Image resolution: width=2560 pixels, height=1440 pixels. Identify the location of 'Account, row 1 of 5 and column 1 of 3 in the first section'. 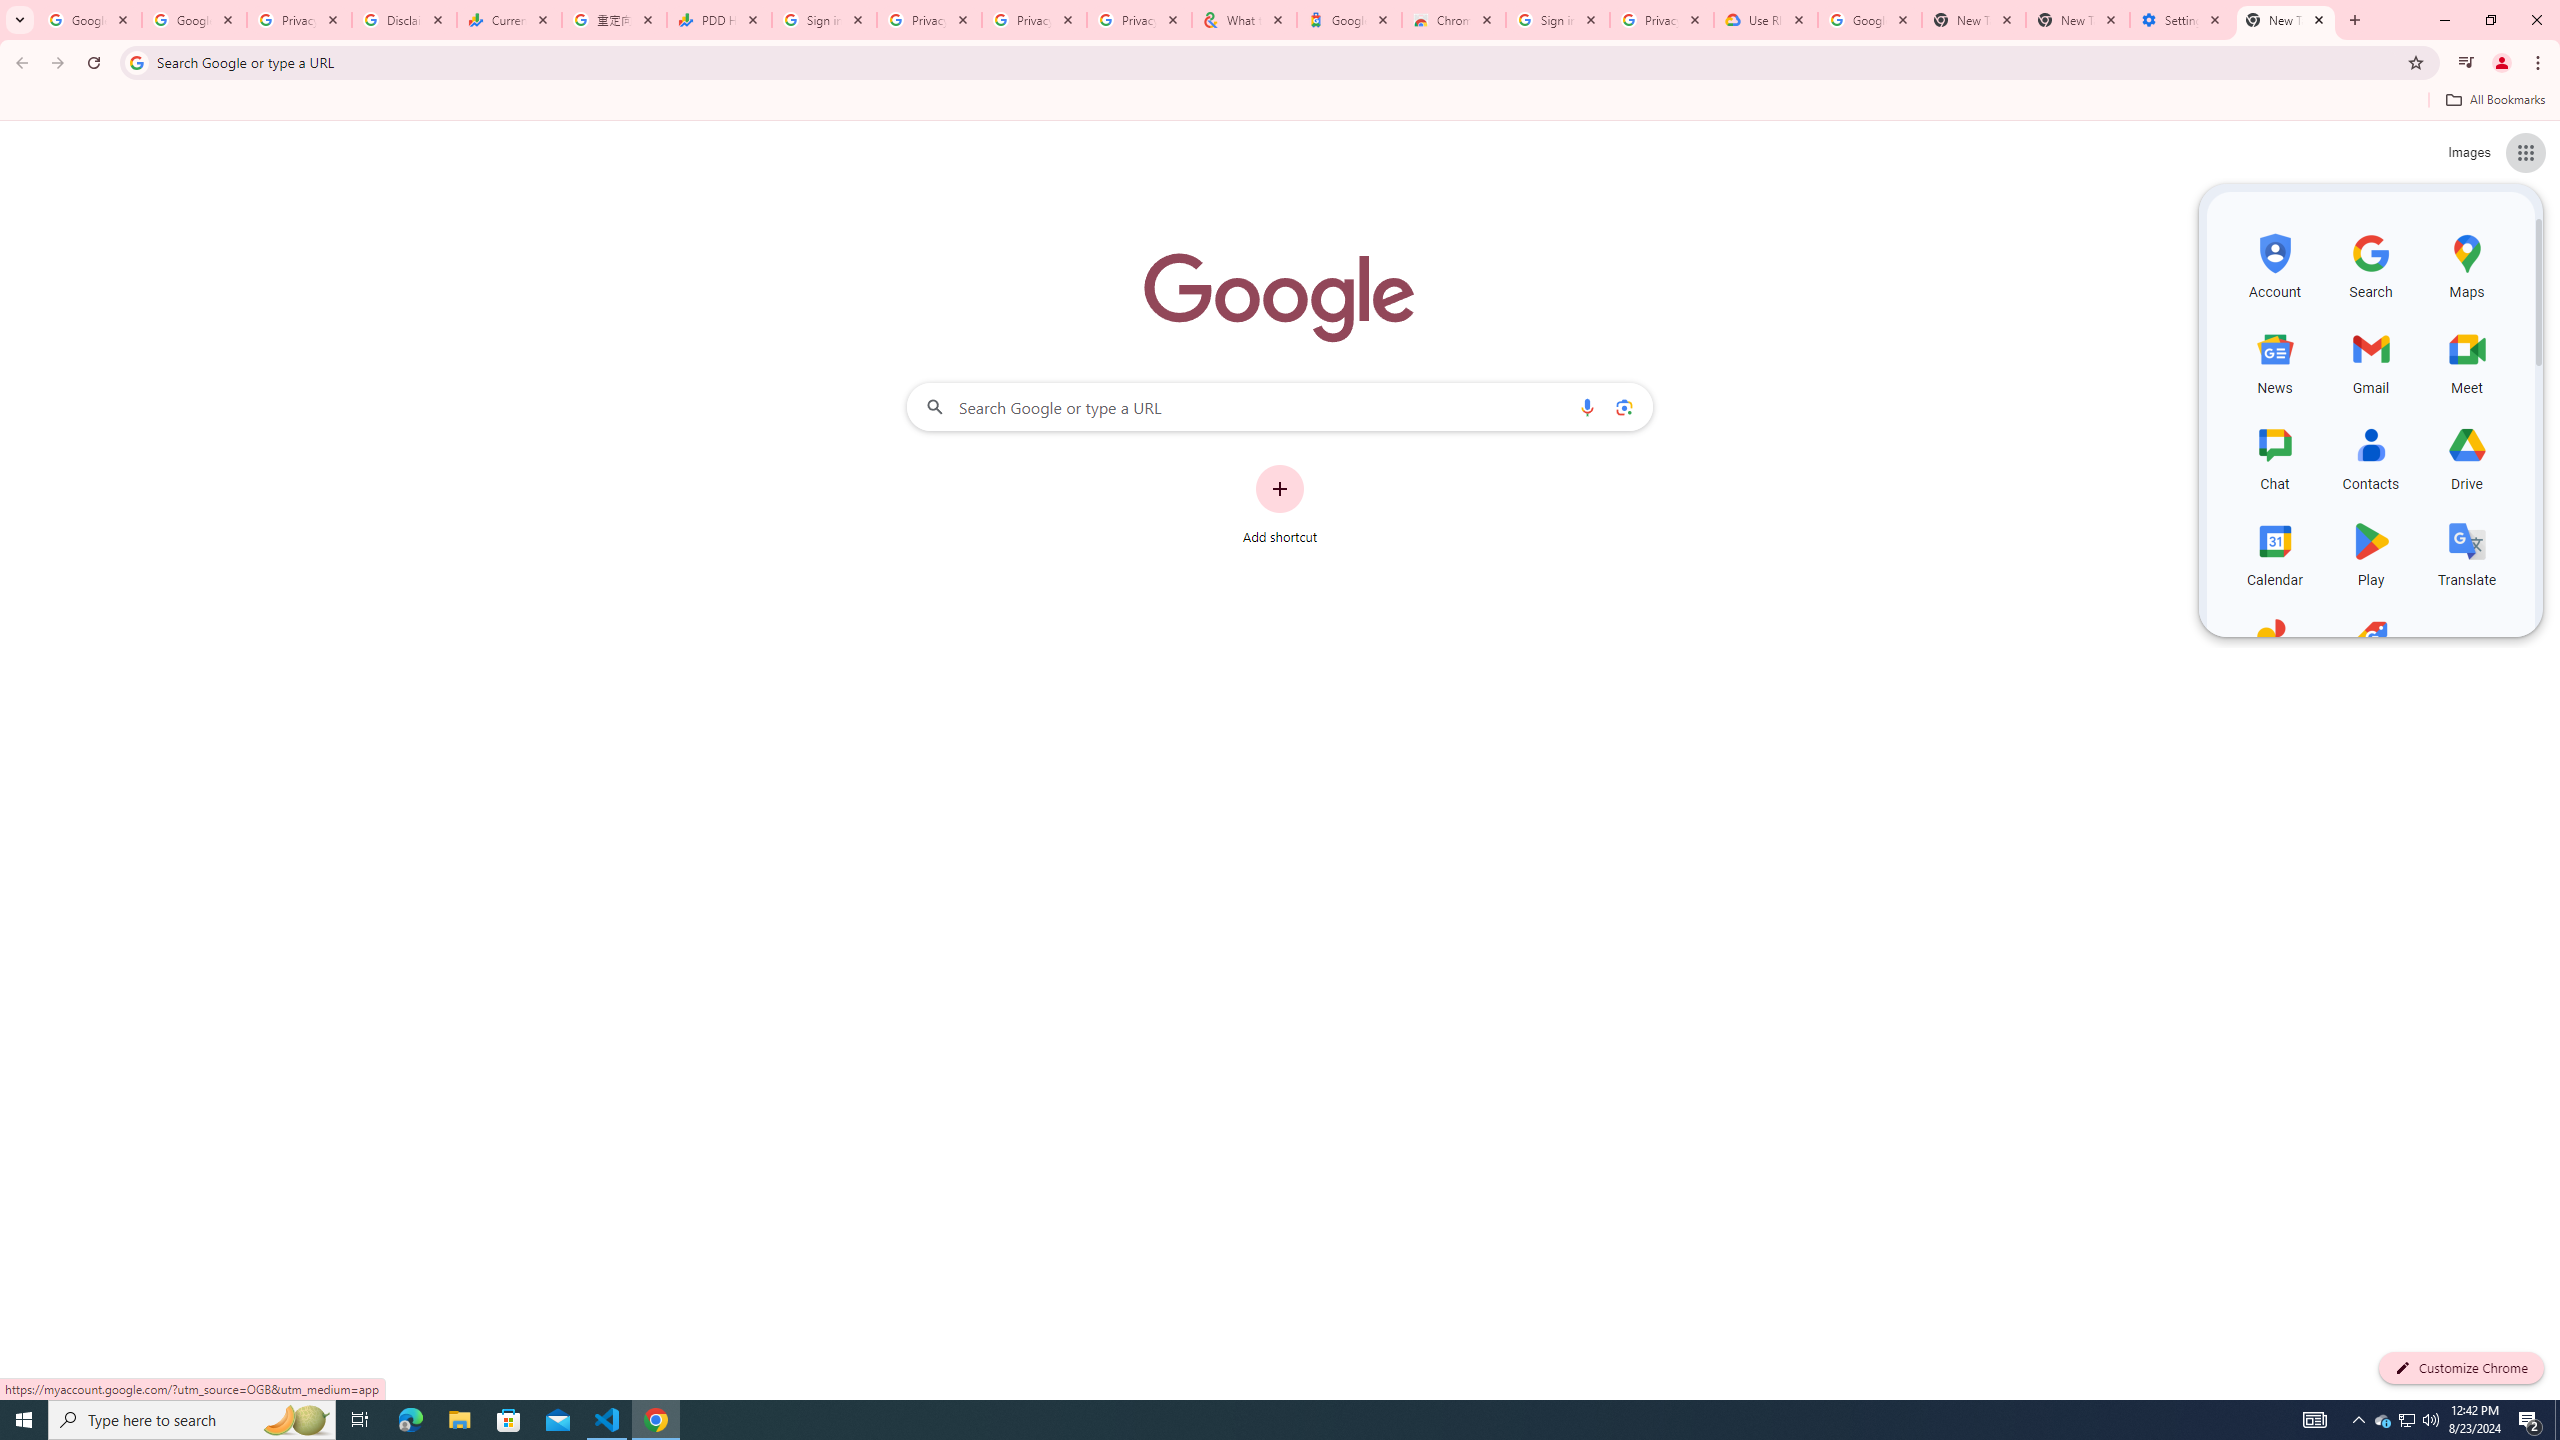
(2274, 263).